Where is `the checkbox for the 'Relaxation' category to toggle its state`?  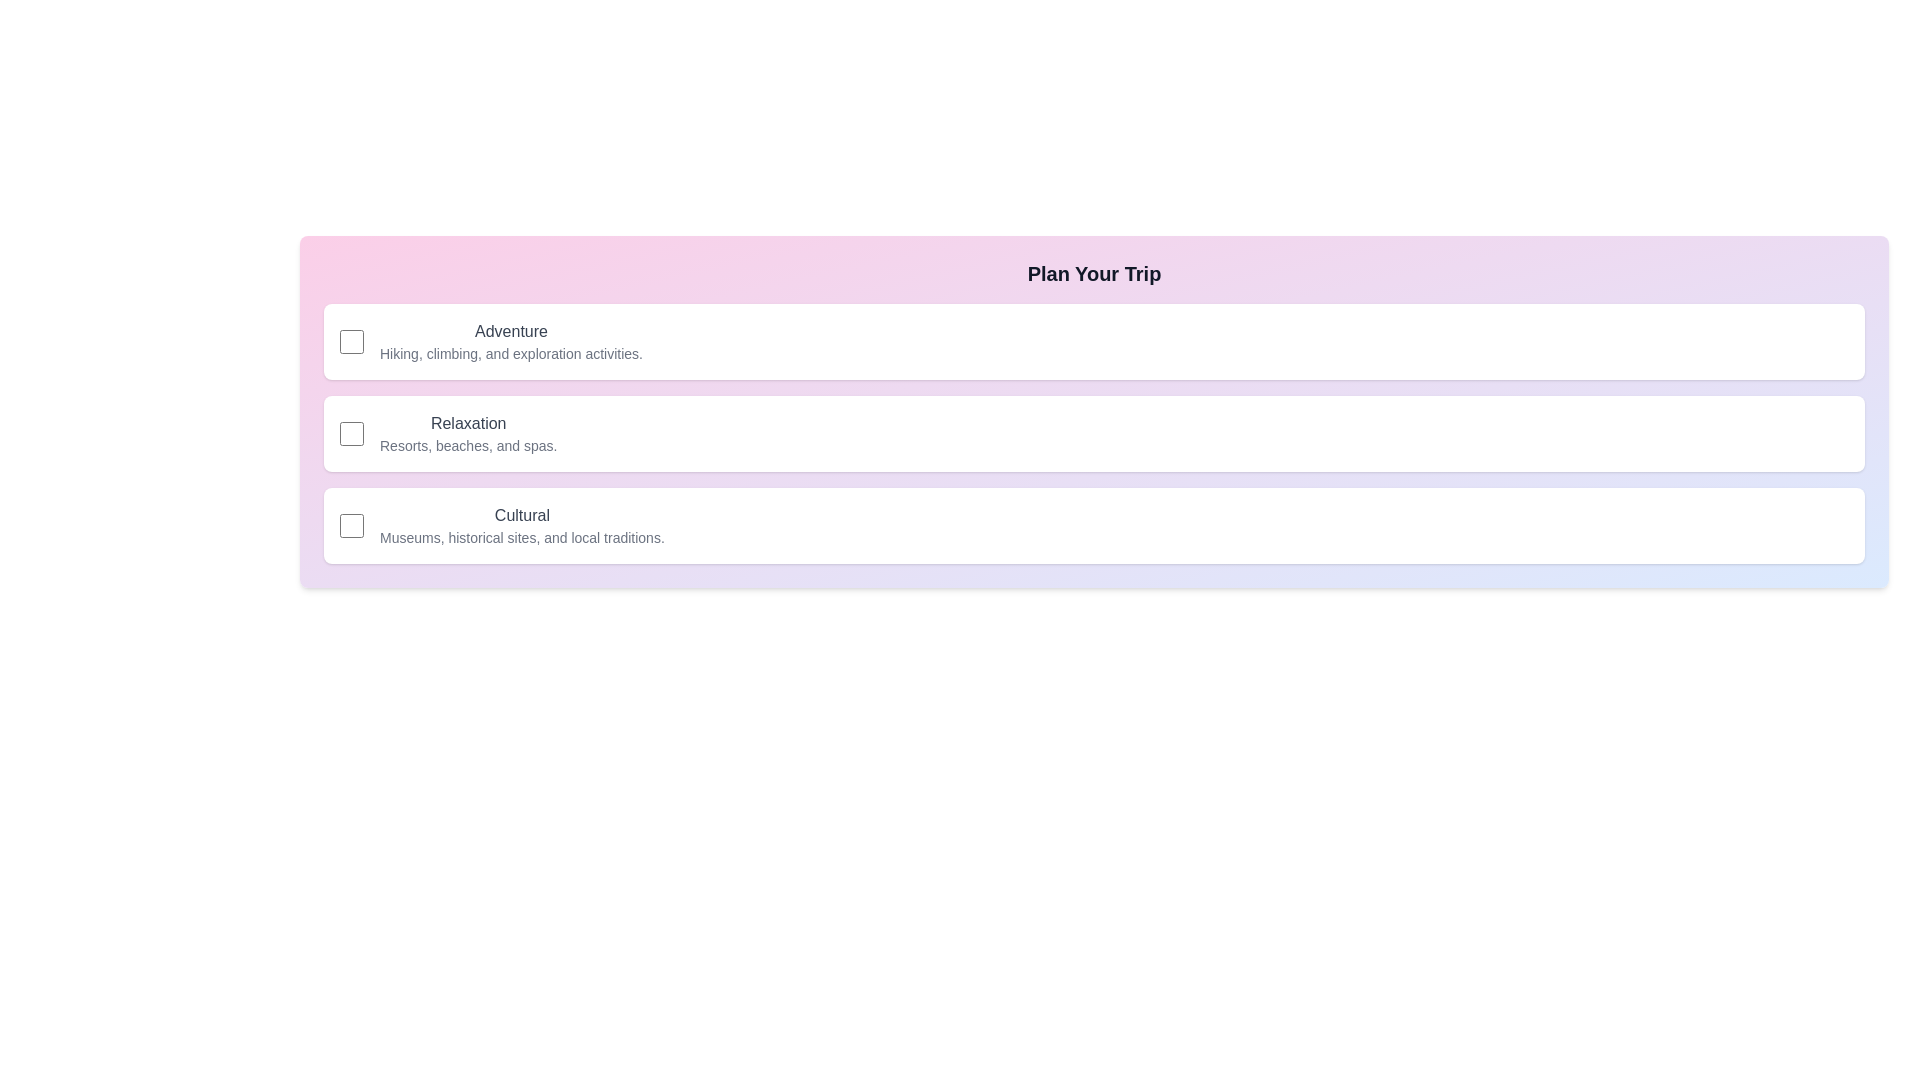
the checkbox for the 'Relaxation' category to toggle its state is located at coordinates (351, 433).